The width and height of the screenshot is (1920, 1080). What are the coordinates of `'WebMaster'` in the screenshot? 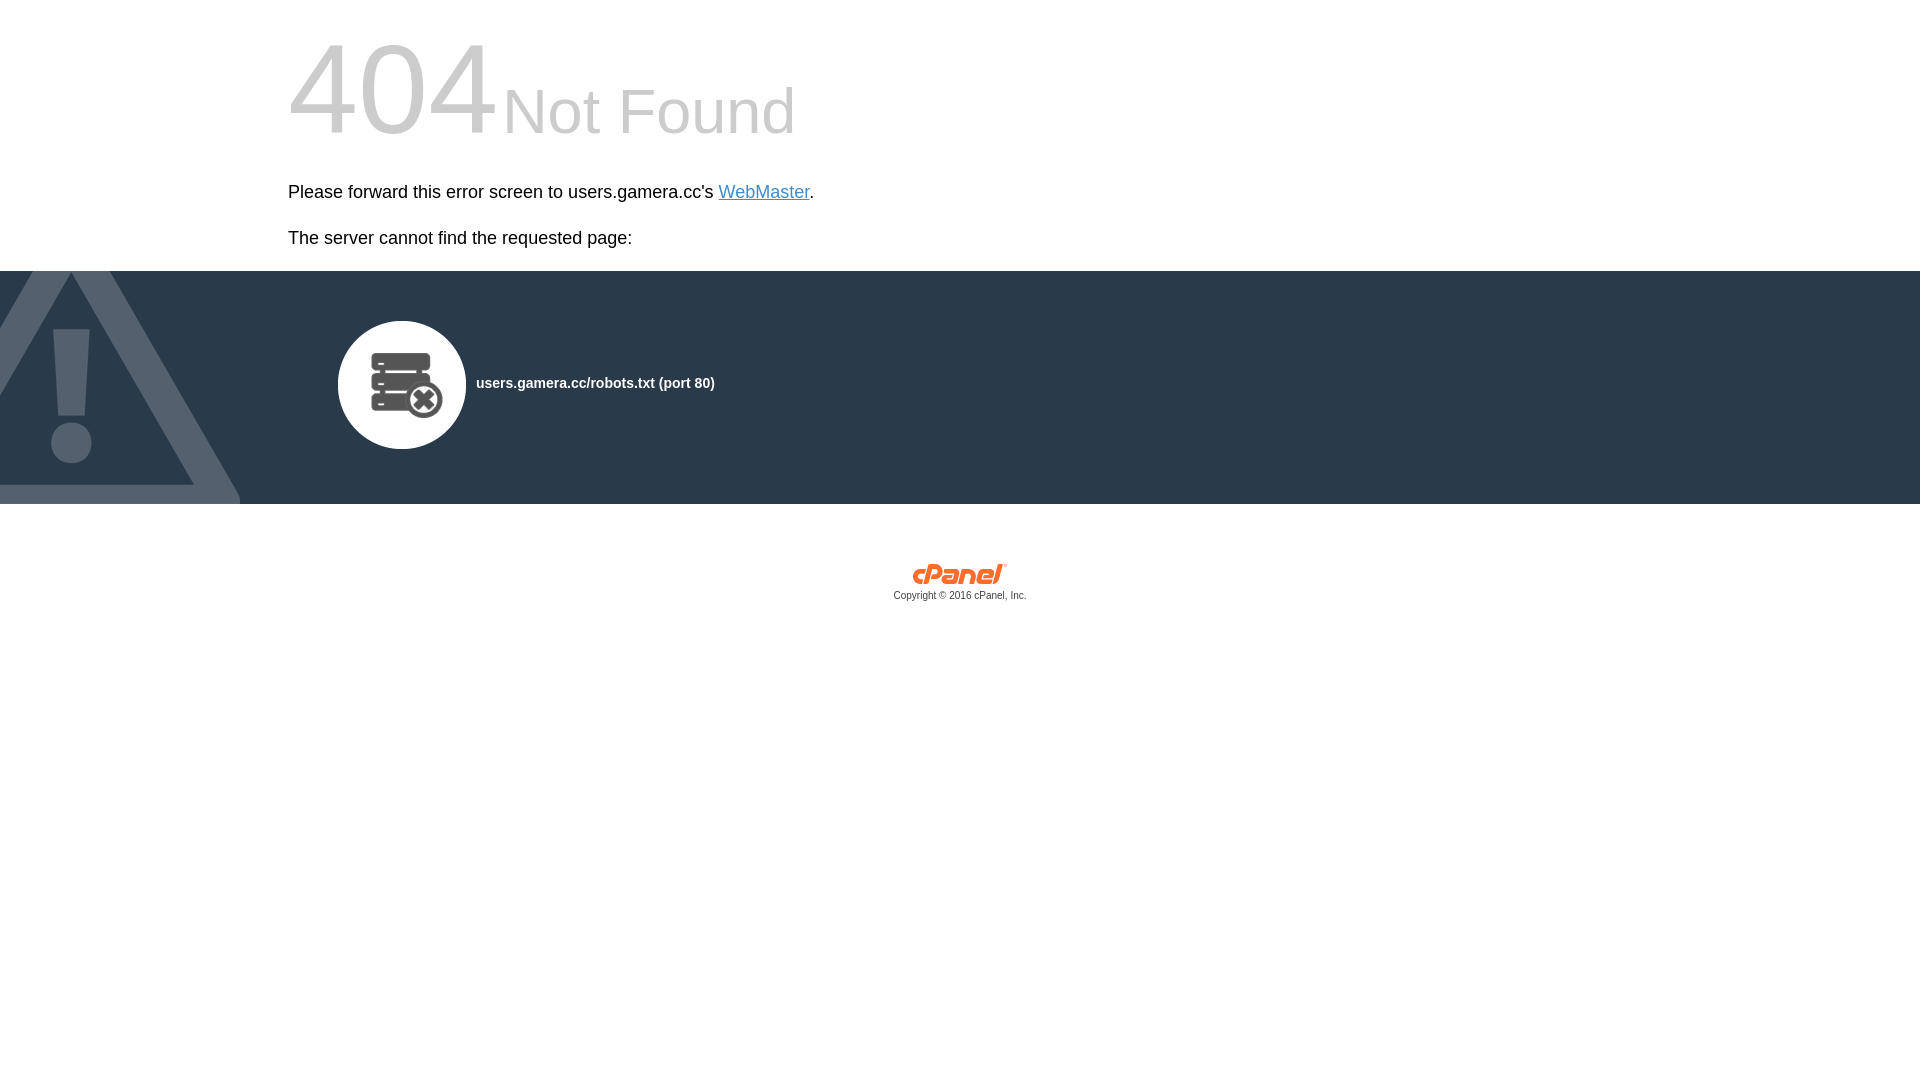 It's located at (763, 192).